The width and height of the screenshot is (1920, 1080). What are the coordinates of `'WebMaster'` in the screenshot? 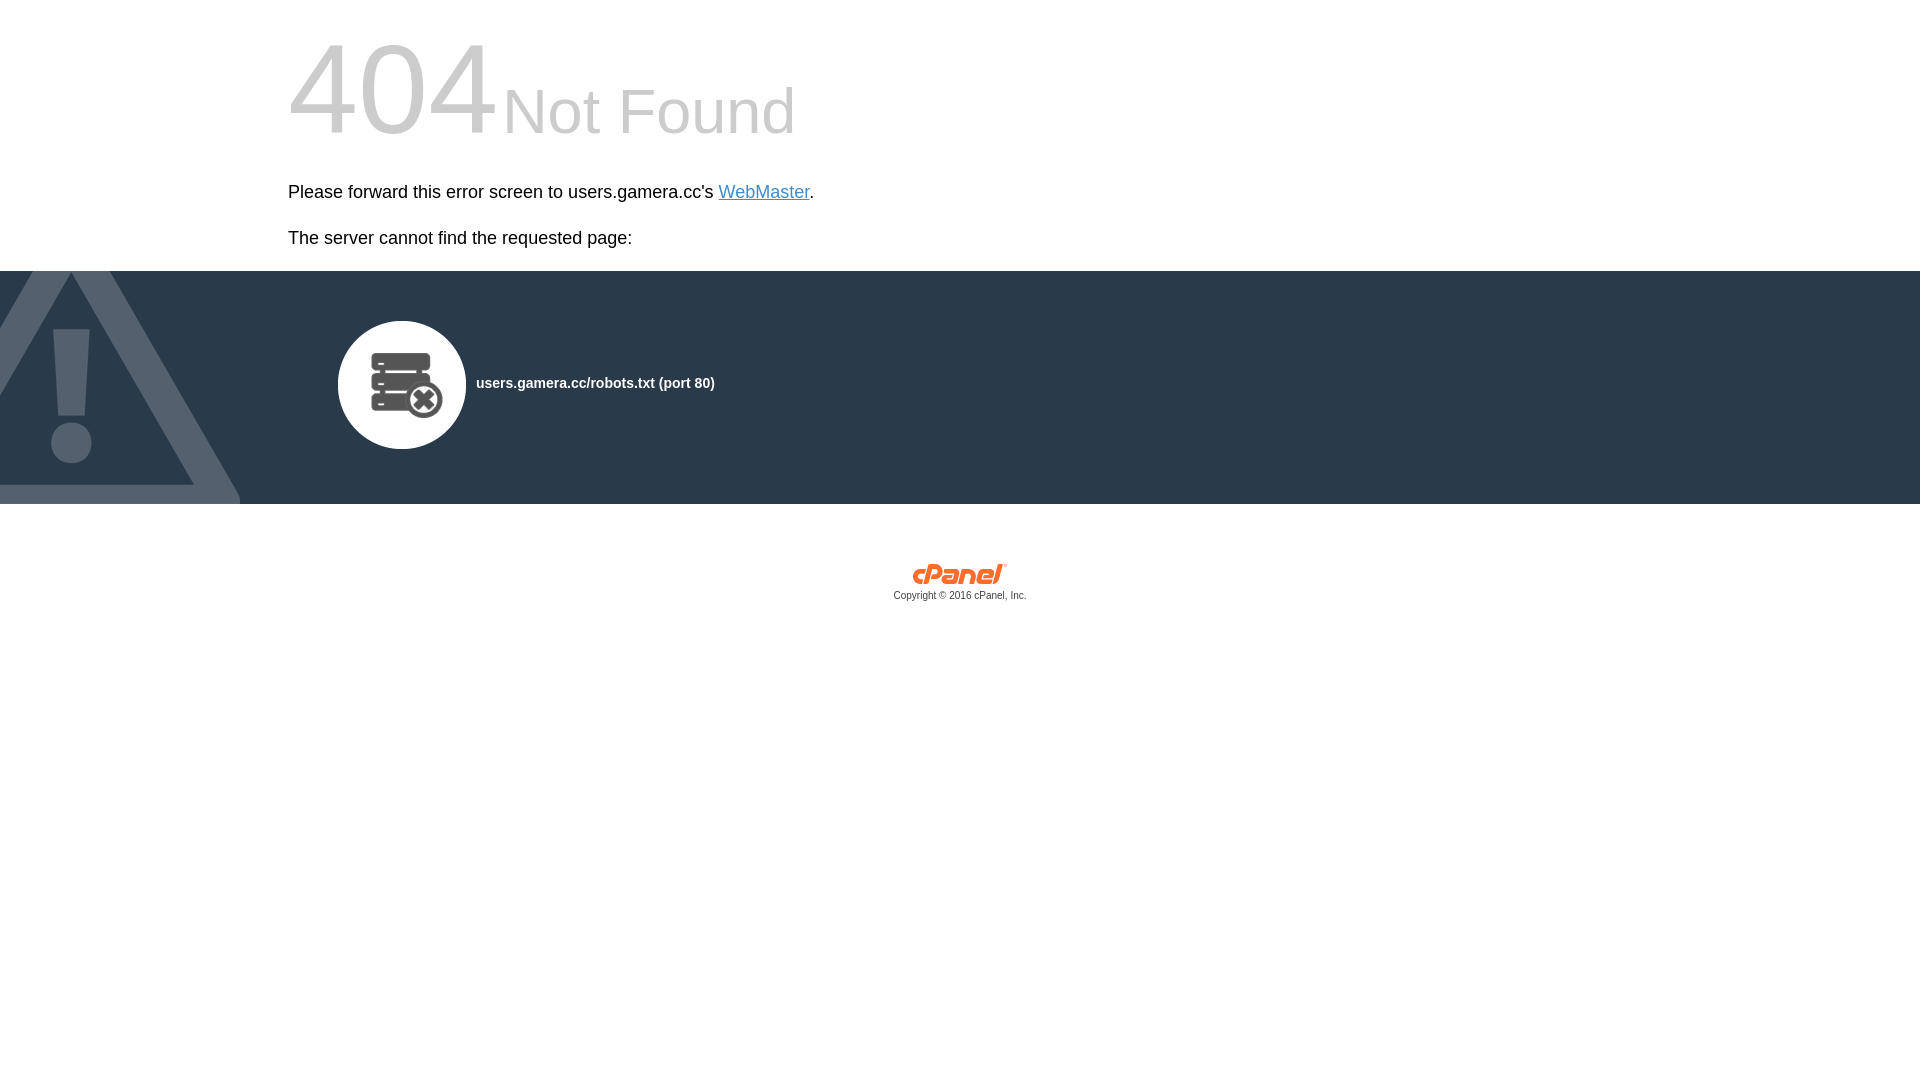 It's located at (763, 192).